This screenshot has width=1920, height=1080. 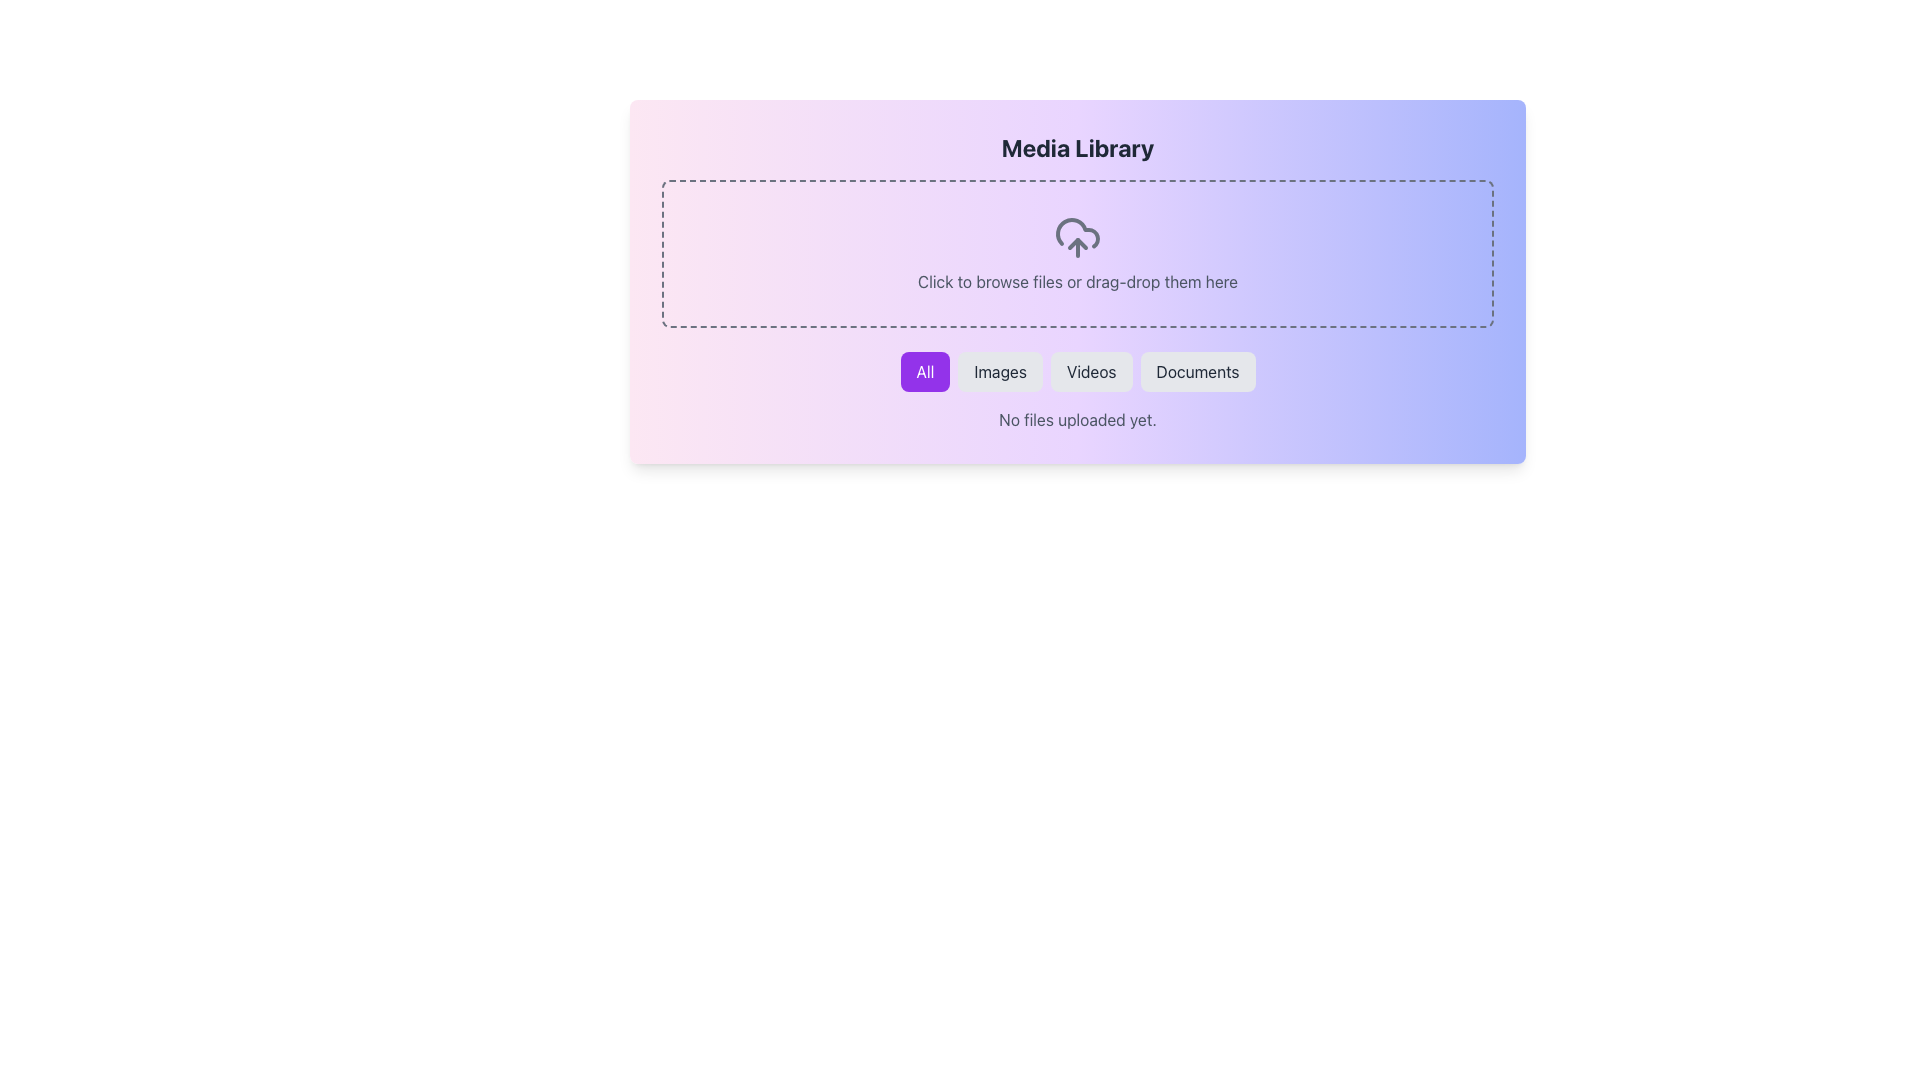 I want to click on the 'Images' button, which is the second button in the button group labeled 'All Images Videos Documents', to filter images, so click(x=999, y=371).